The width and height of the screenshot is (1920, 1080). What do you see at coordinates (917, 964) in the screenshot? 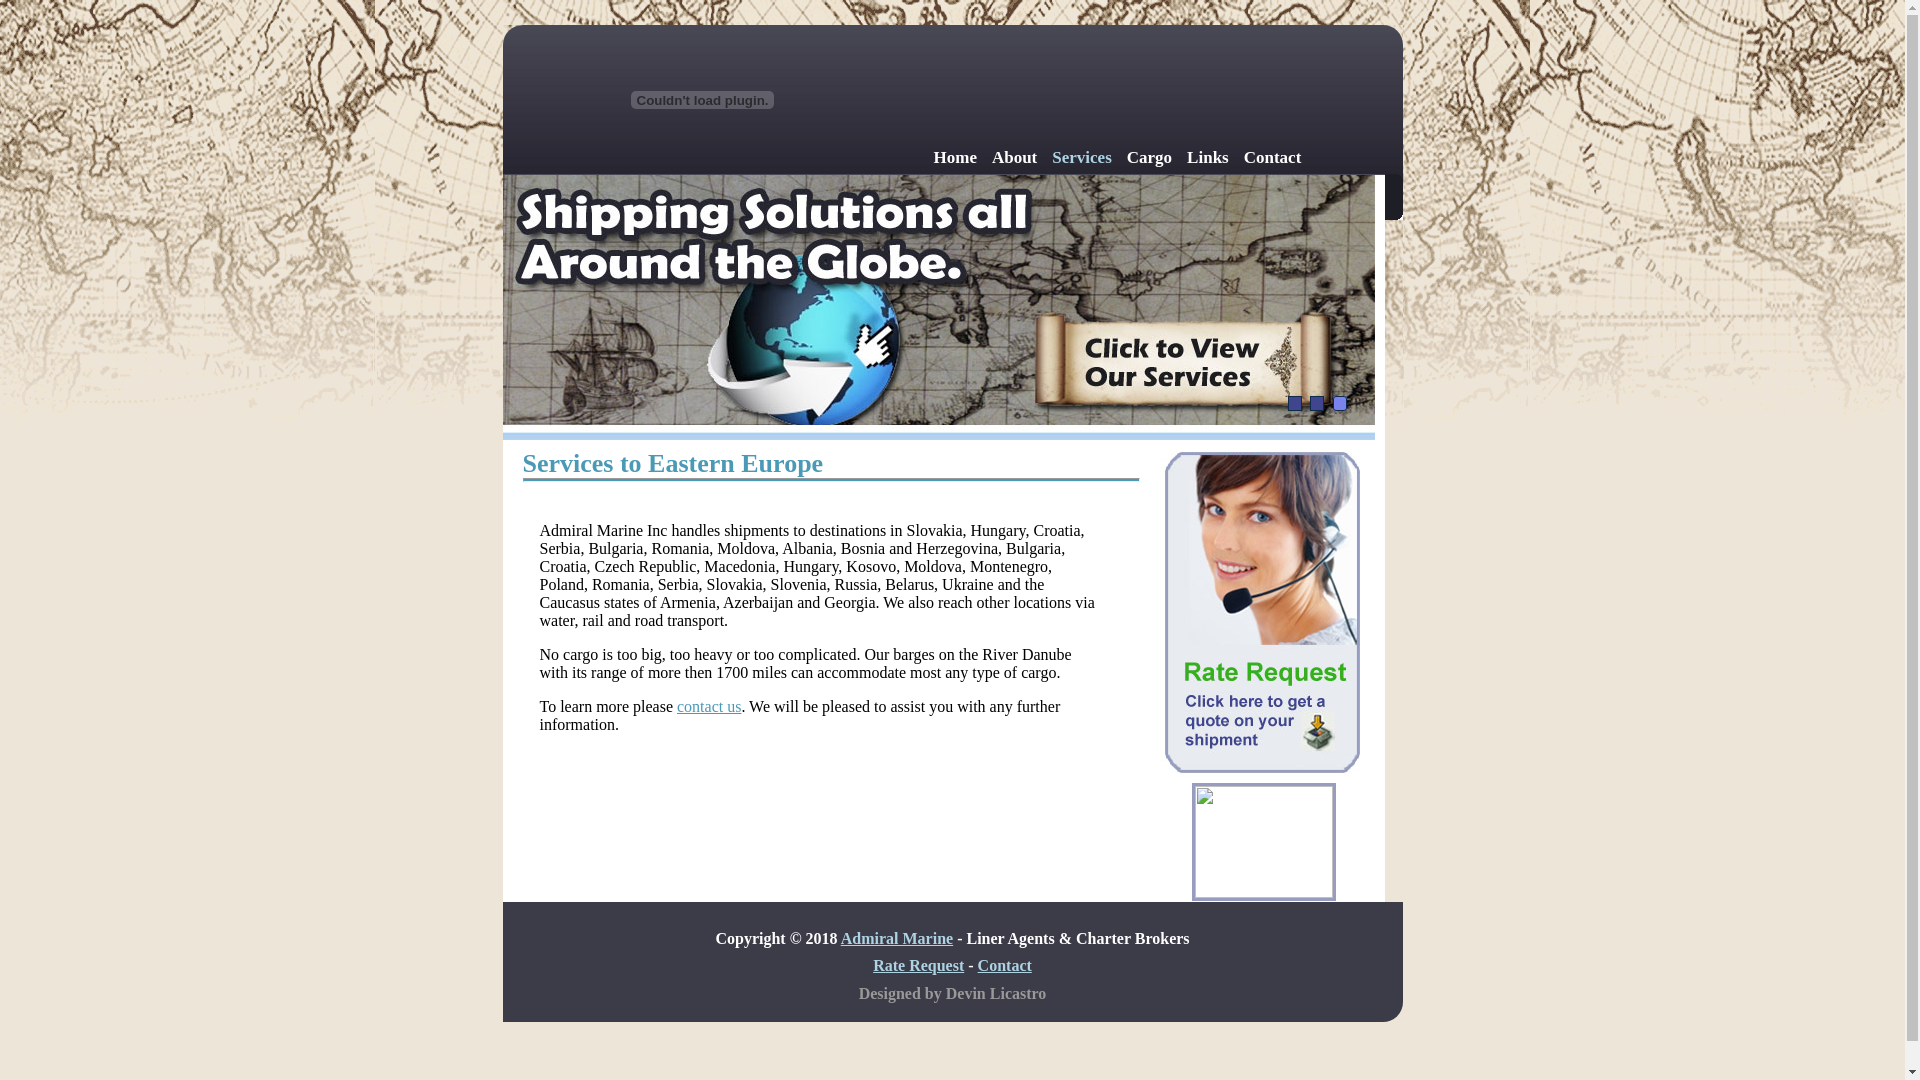
I see `'Rate Request'` at bounding box center [917, 964].